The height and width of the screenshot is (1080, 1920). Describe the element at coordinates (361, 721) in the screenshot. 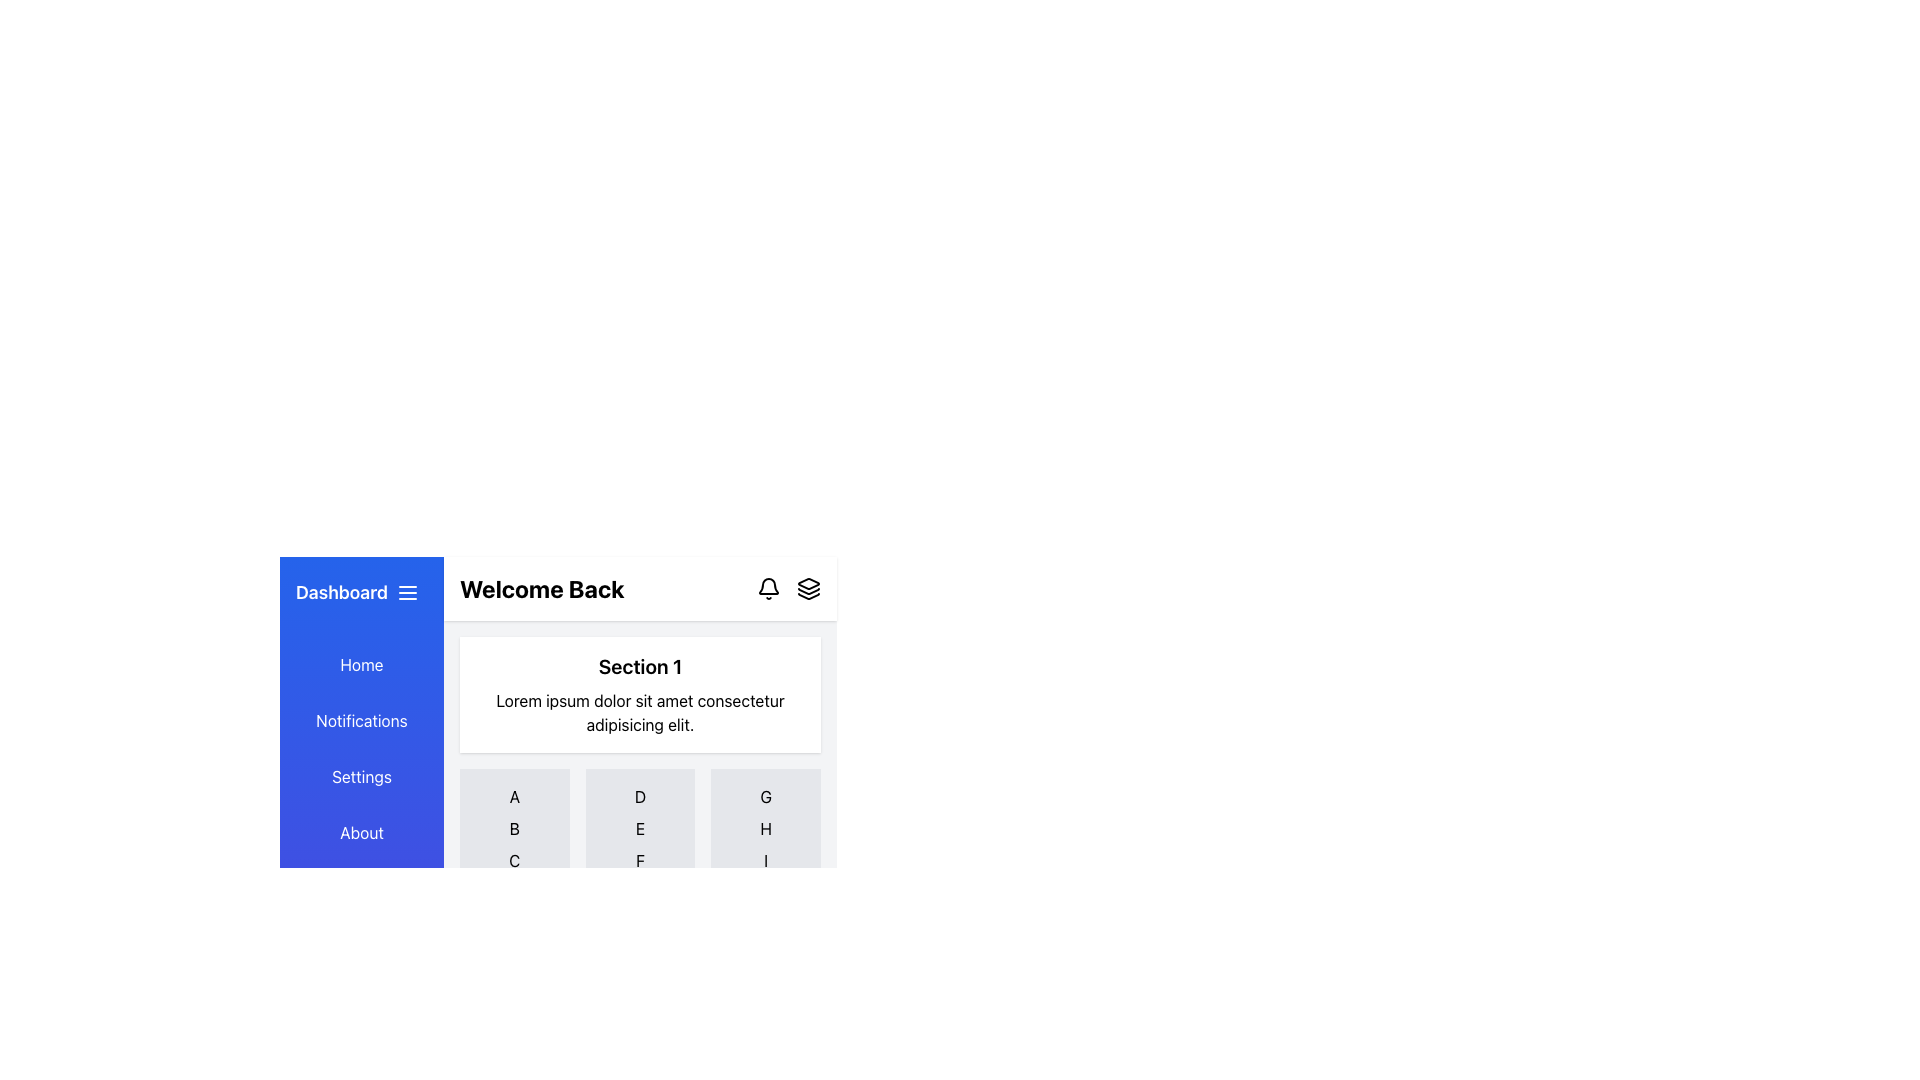

I see `the 'Notifications' navigation link located in the vertical menu, which is the second item below 'Home' and above 'Settings'` at that location.